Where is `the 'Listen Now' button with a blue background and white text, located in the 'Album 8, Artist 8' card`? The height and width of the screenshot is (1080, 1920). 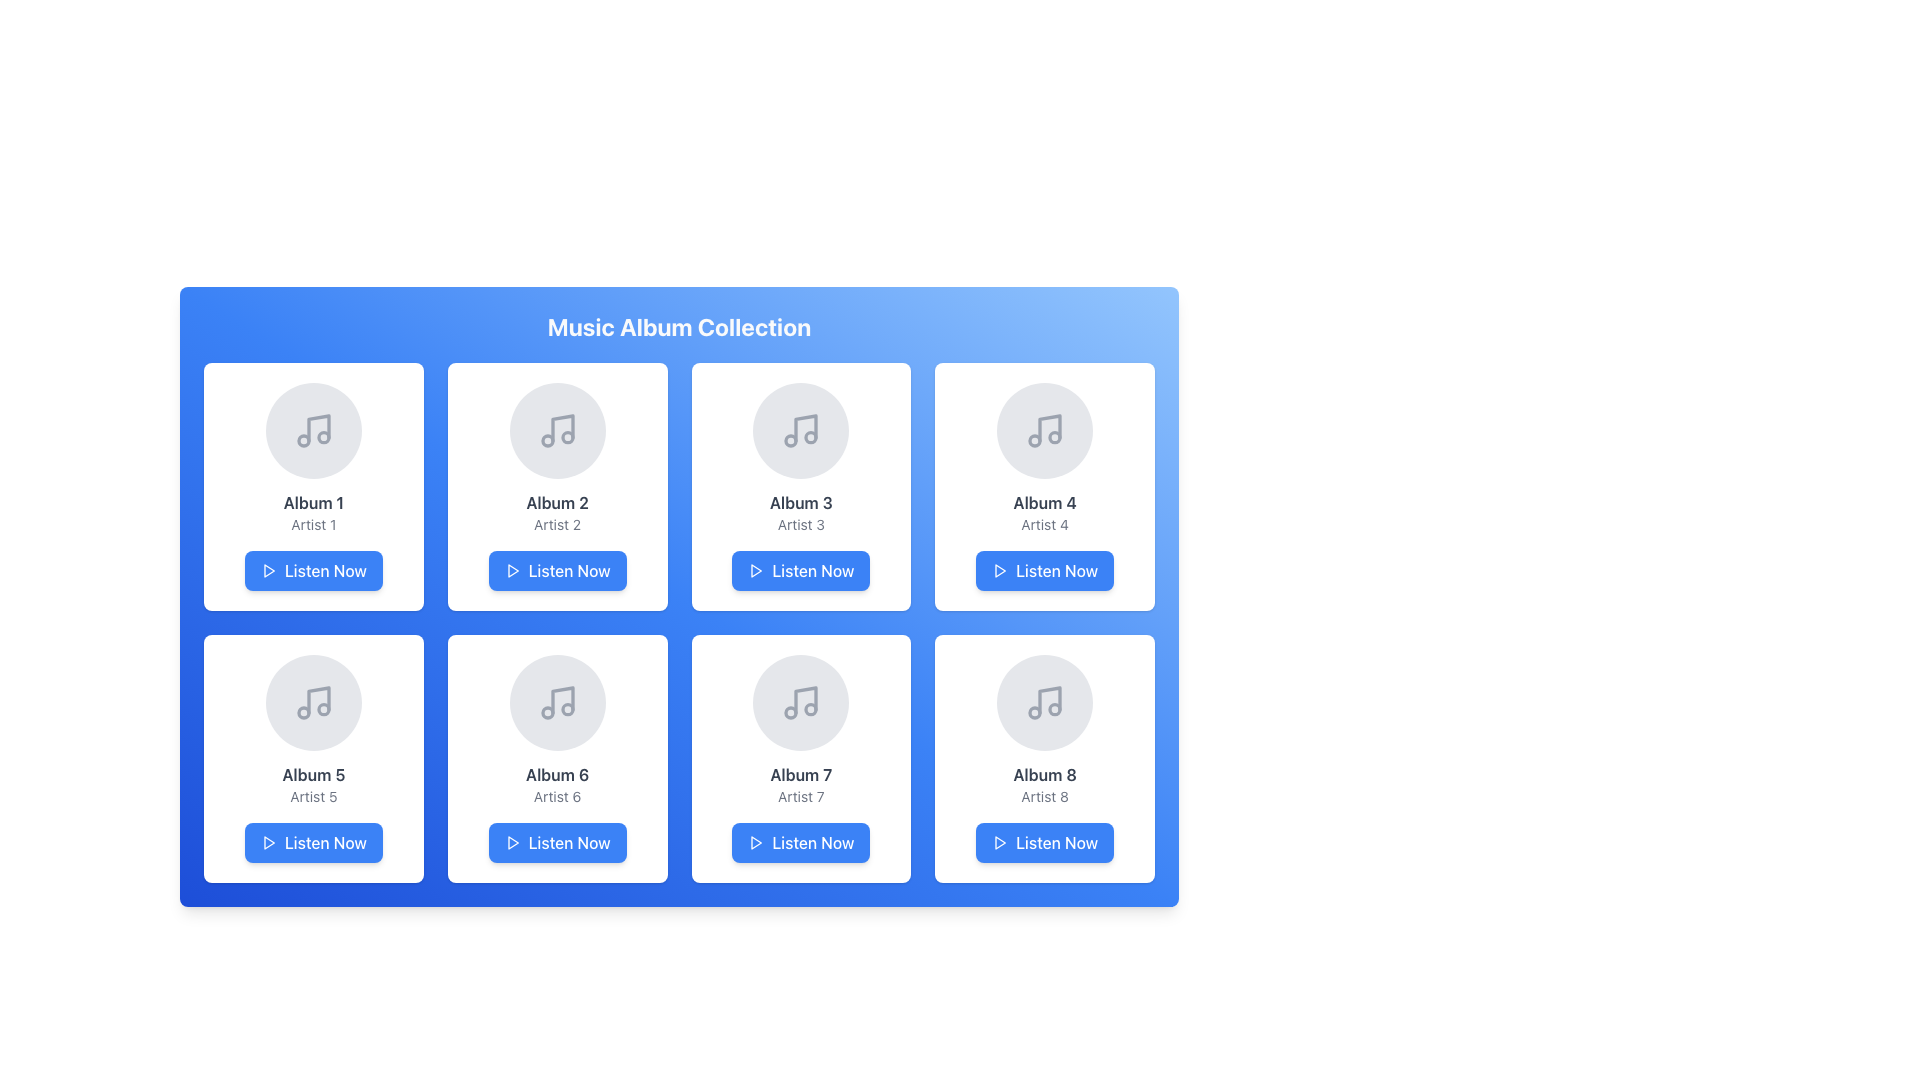
the 'Listen Now' button with a blue background and white text, located in the 'Album 8, Artist 8' card is located at coordinates (1044, 843).